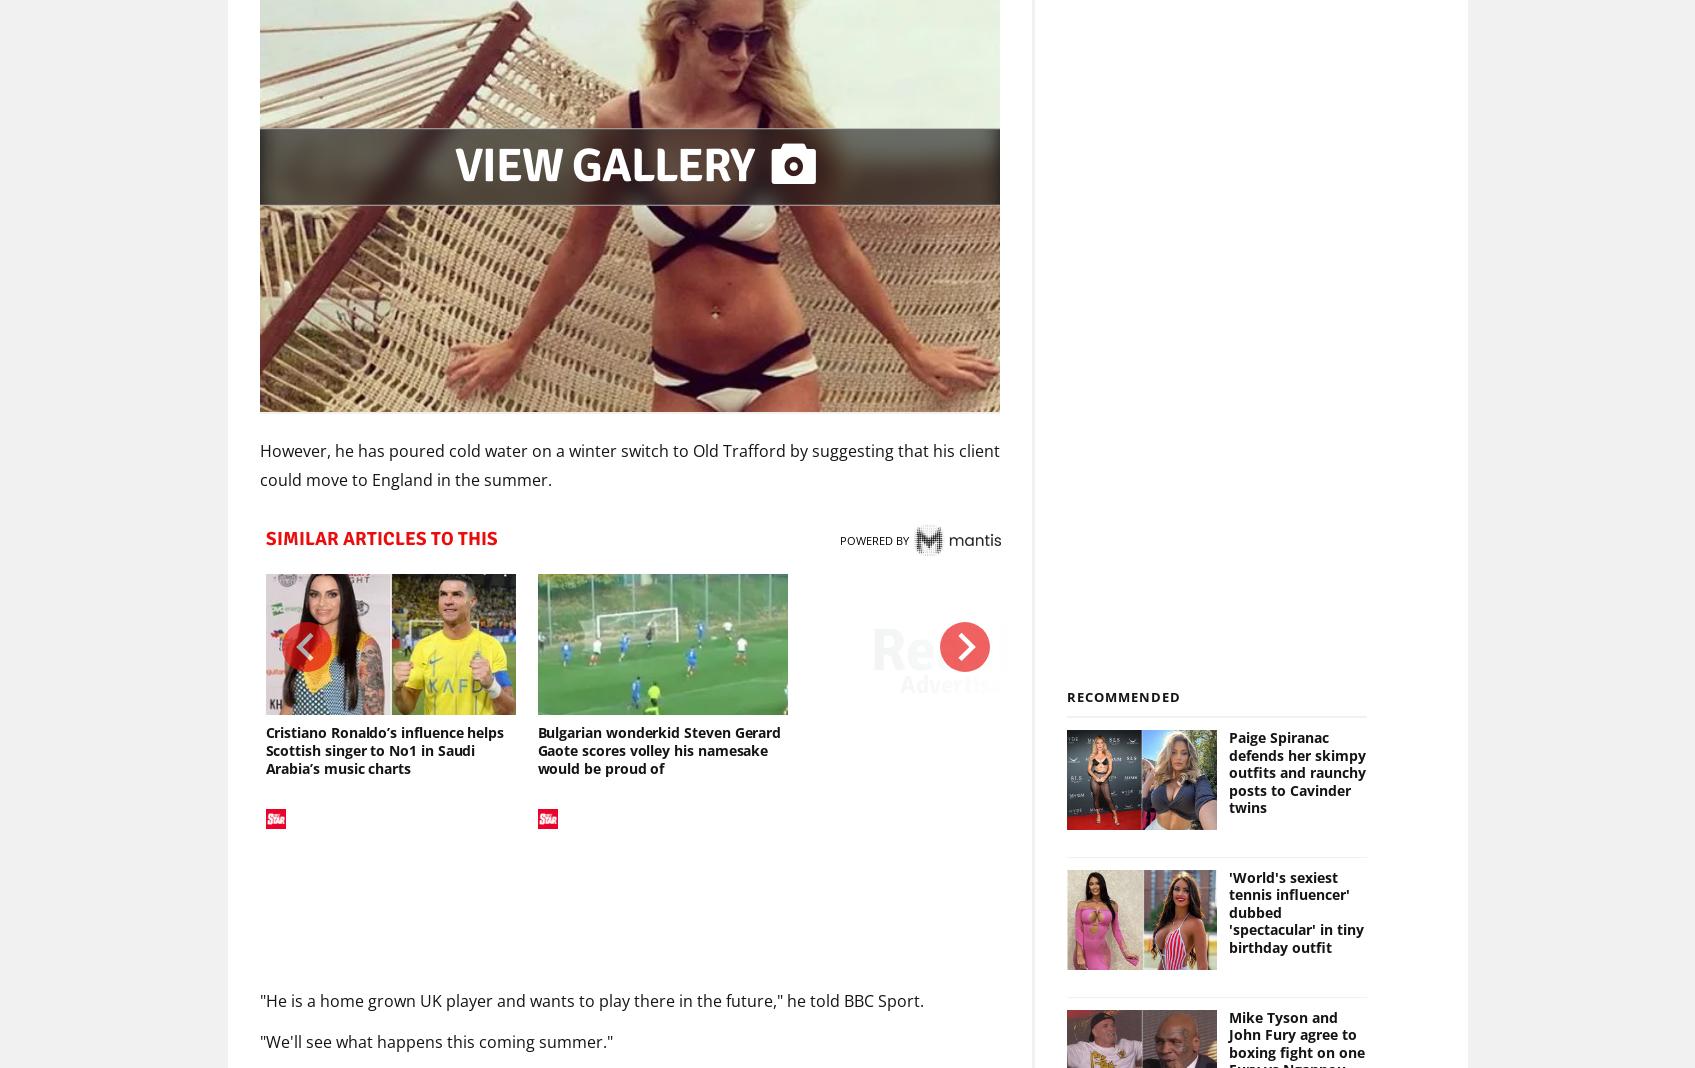 The image size is (1695, 1068). I want to click on '1', so click(1450, 819).